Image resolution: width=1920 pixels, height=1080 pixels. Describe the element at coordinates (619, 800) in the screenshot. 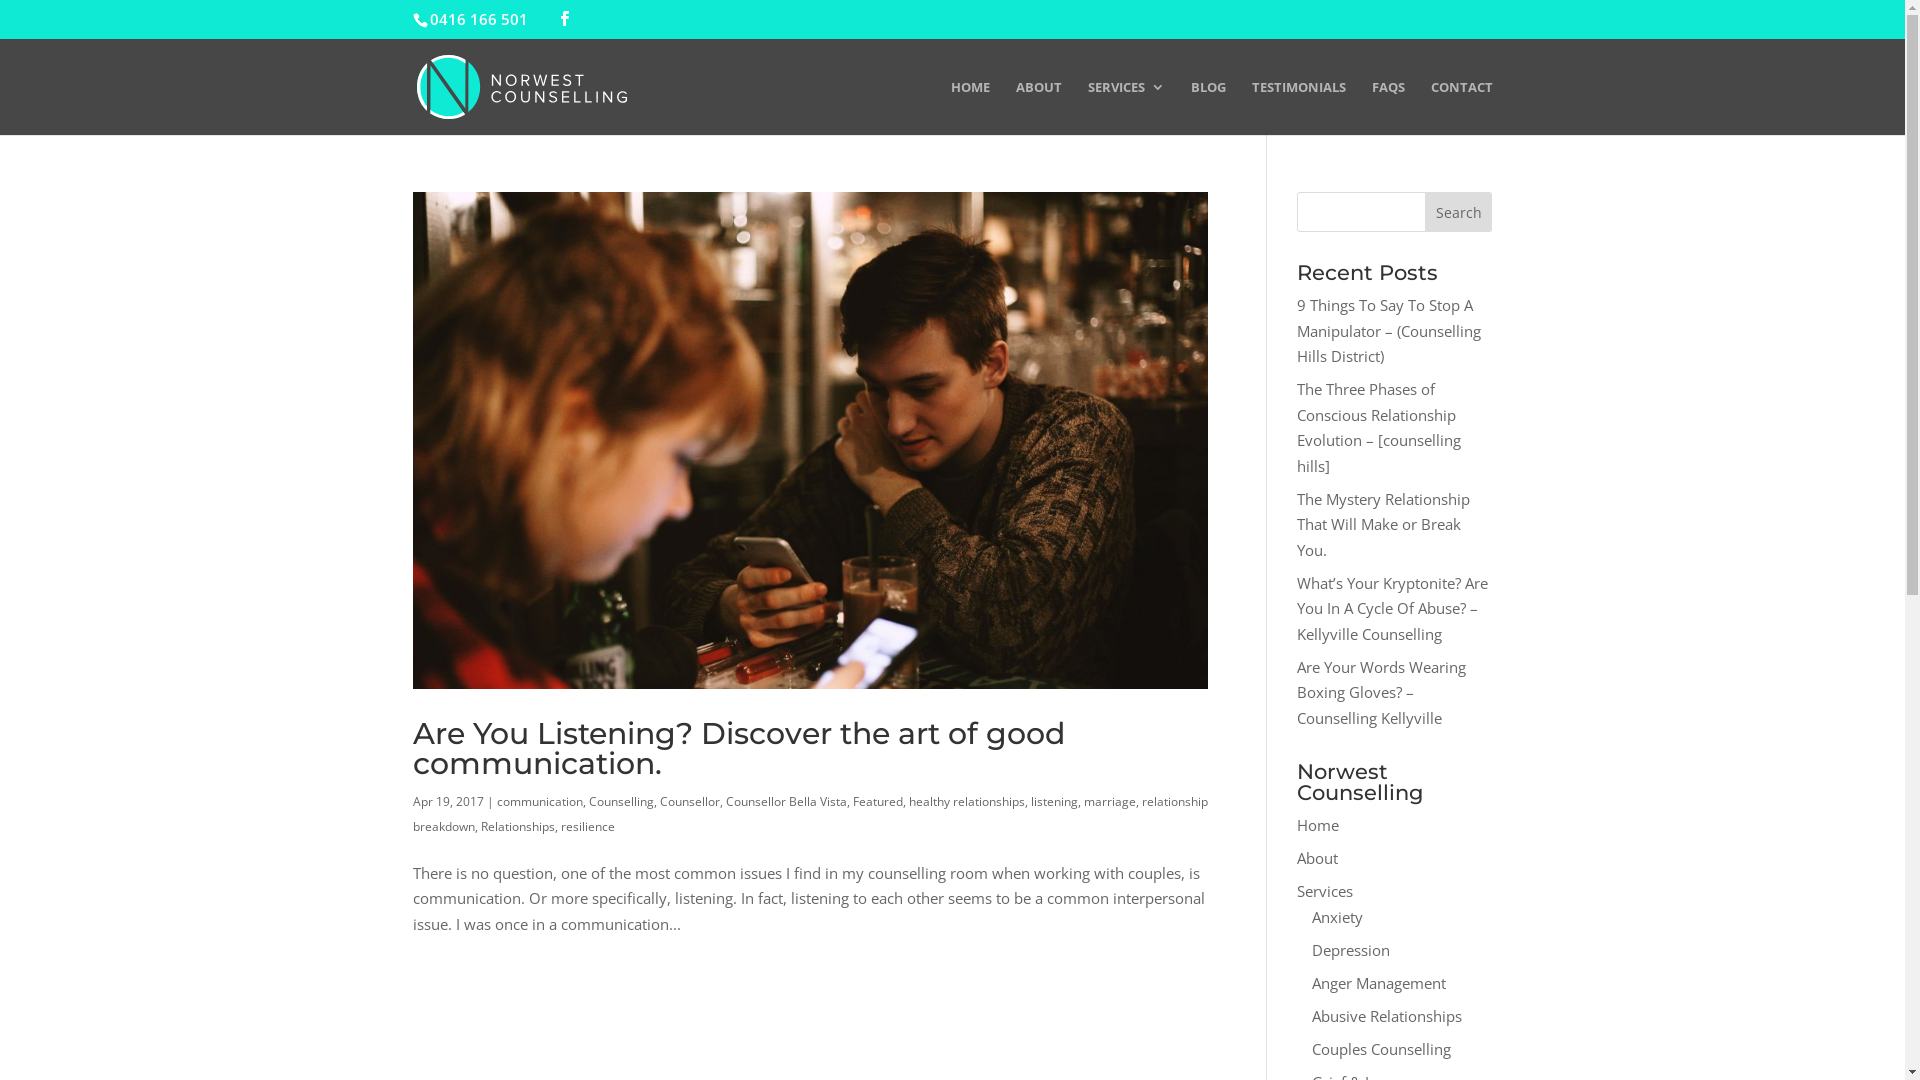

I see `'Counselling'` at that location.